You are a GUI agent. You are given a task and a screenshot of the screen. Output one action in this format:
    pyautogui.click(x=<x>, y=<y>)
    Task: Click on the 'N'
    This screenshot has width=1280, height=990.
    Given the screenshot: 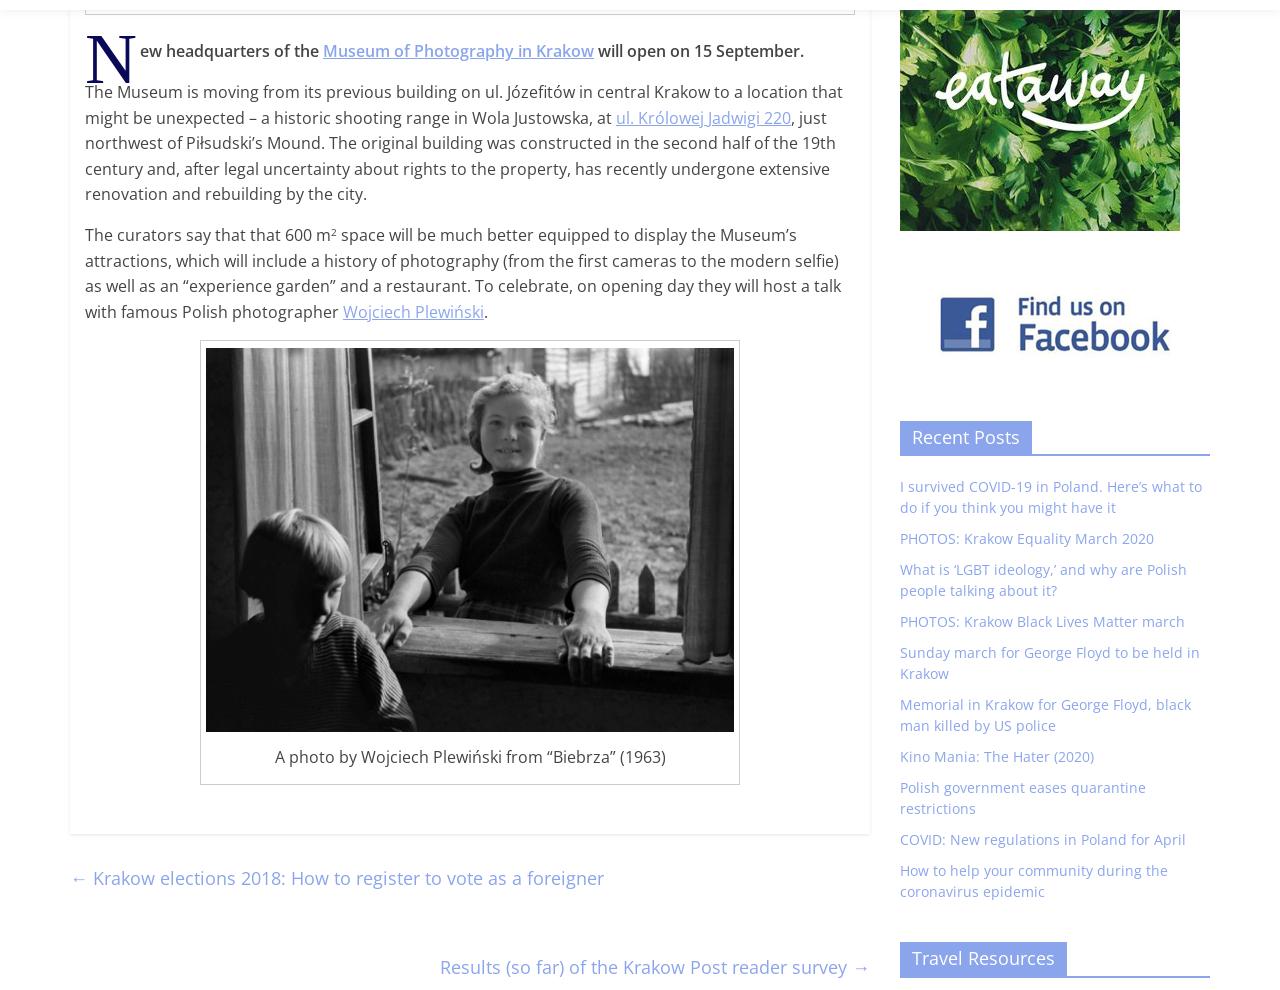 What is the action you would take?
    pyautogui.click(x=109, y=59)
    